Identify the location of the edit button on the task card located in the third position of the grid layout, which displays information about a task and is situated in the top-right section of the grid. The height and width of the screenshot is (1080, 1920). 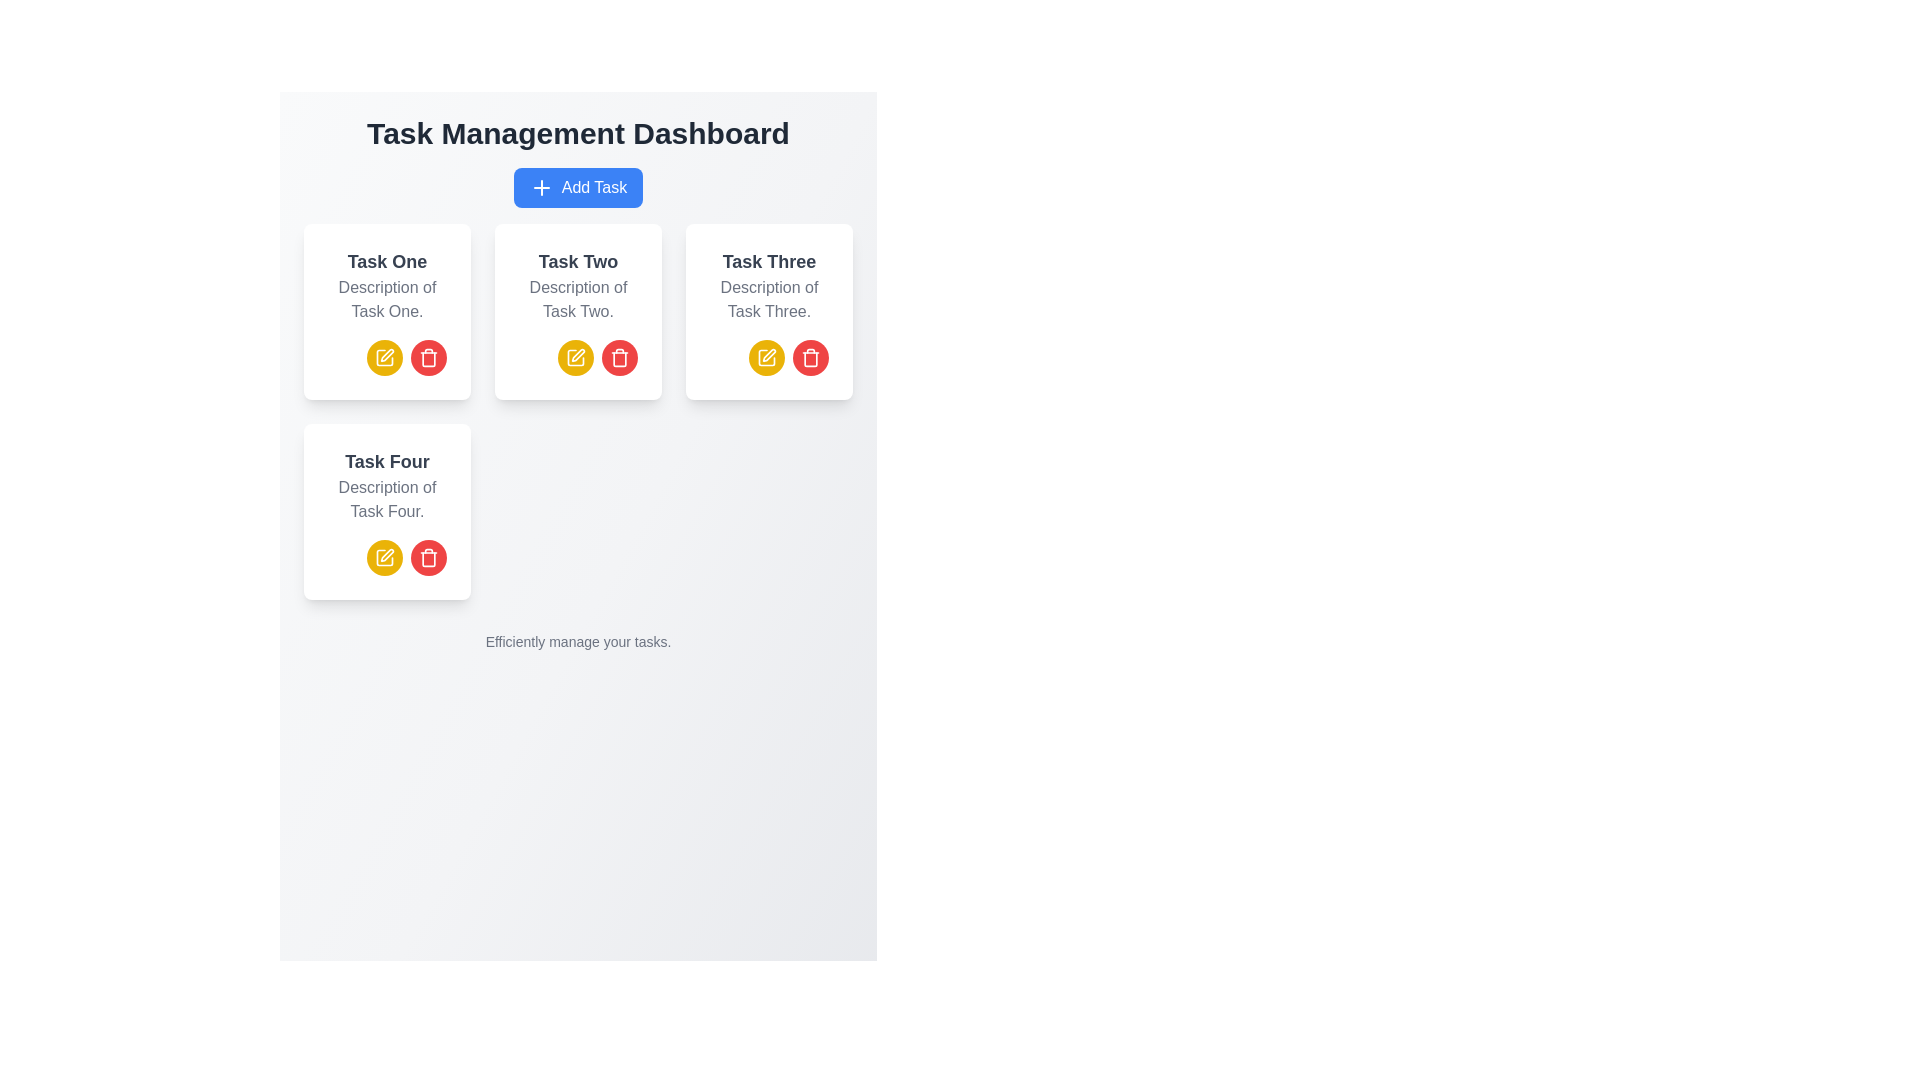
(768, 312).